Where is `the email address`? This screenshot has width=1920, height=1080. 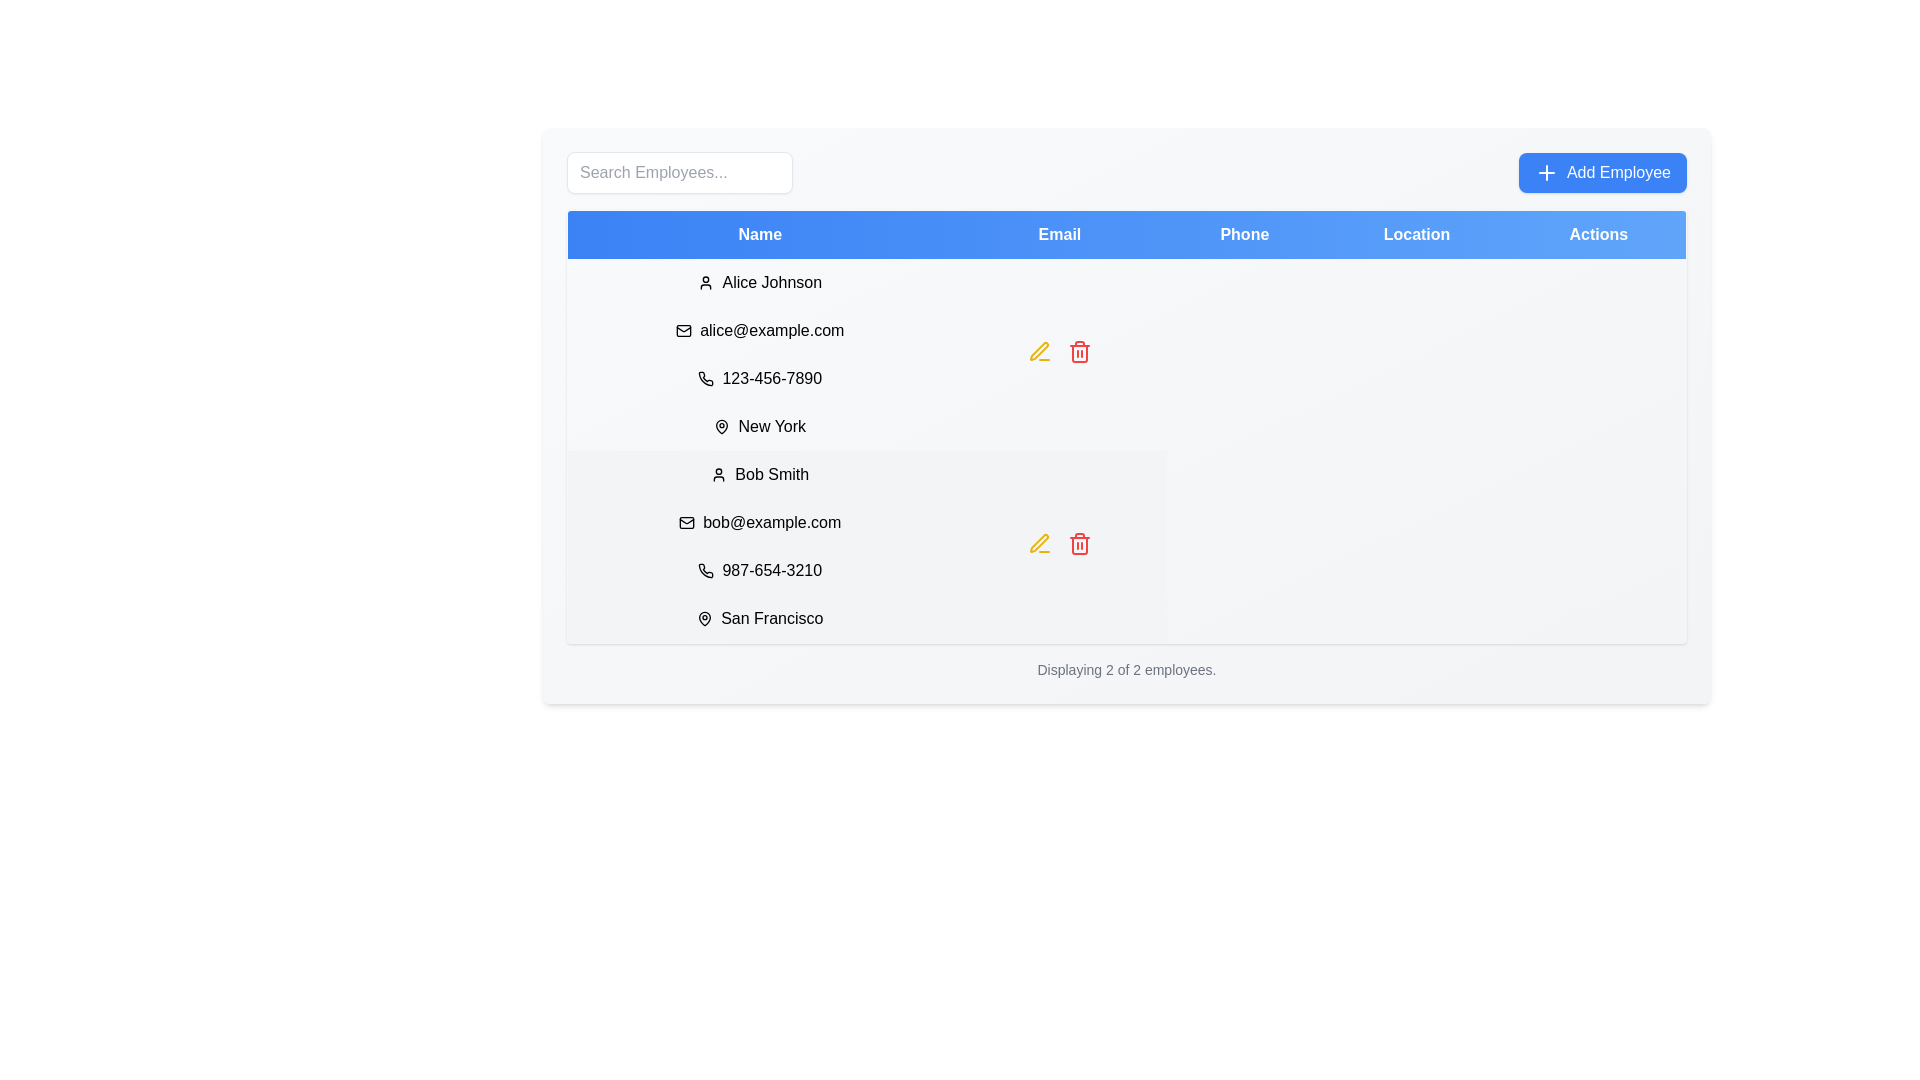 the email address is located at coordinates (687, 522).